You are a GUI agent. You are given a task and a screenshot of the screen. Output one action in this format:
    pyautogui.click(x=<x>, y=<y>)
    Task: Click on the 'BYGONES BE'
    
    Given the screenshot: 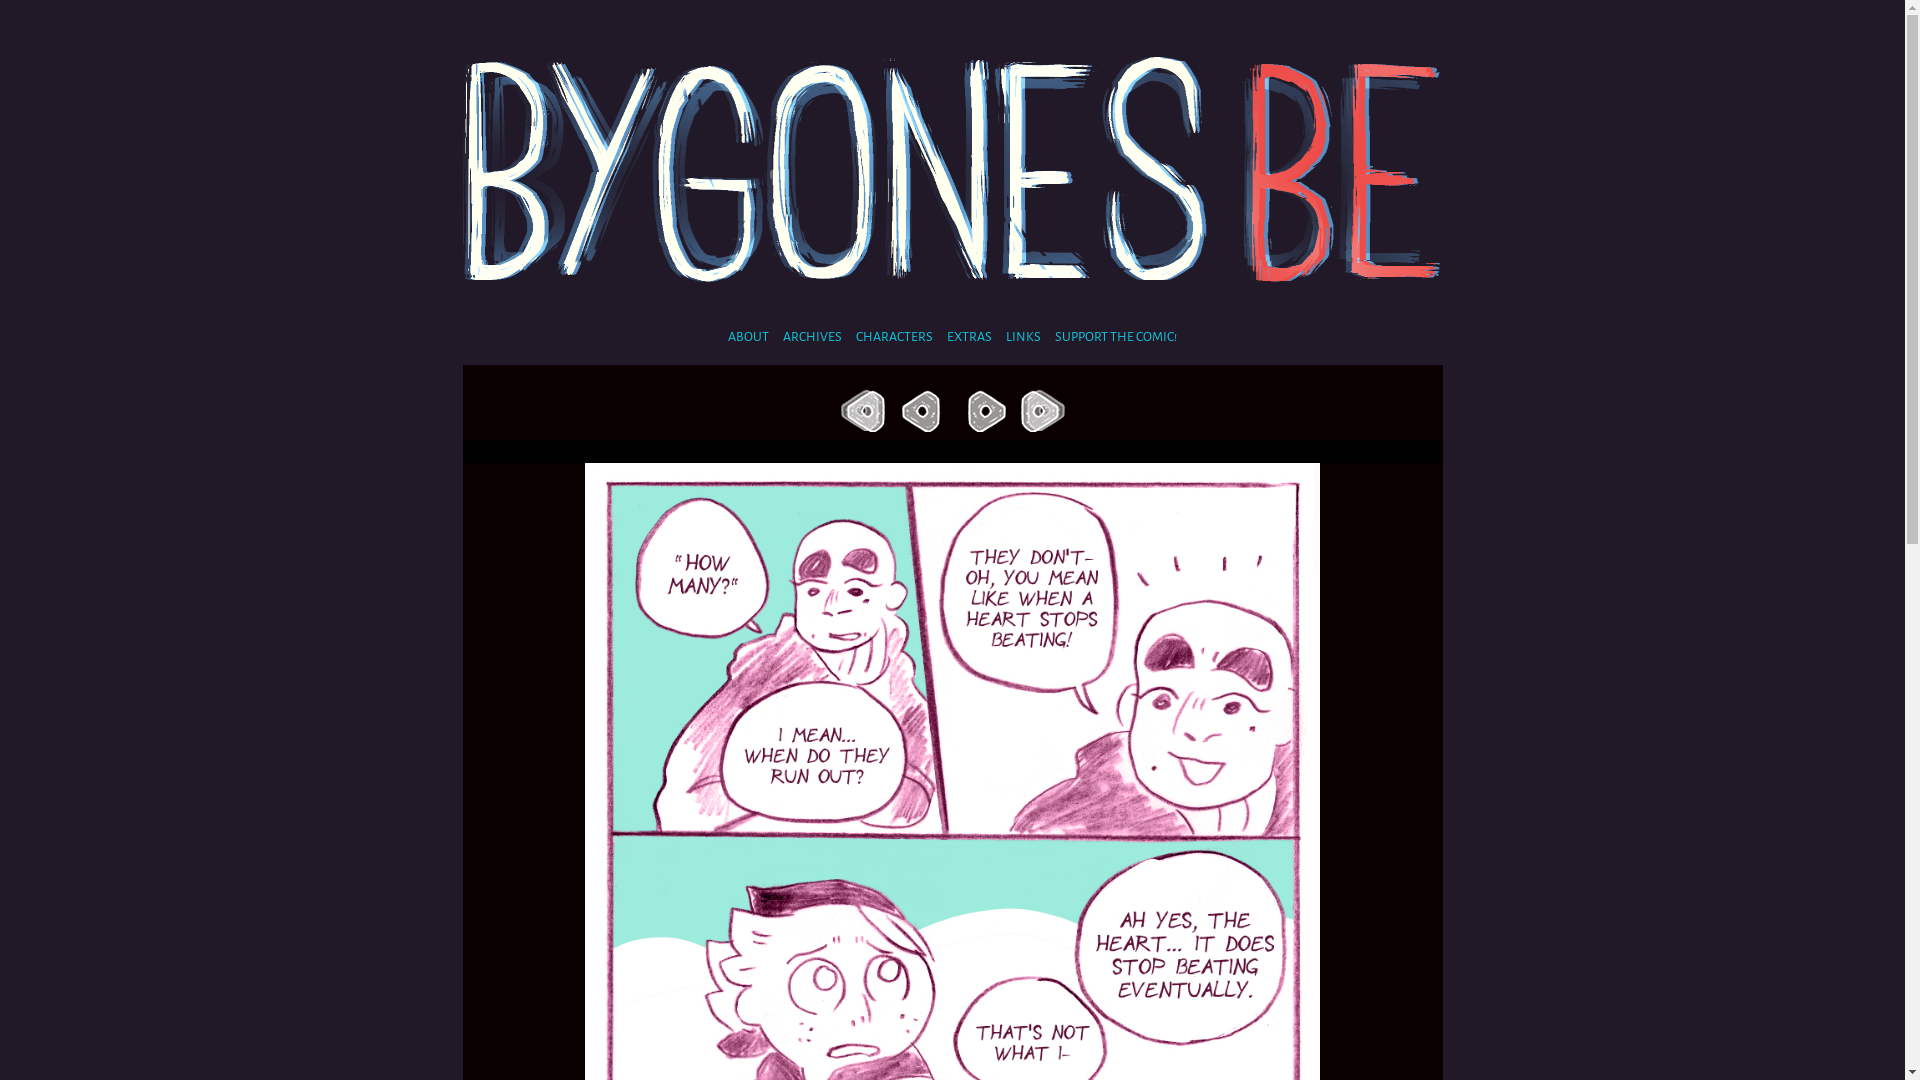 What is the action you would take?
    pyautogui.click(x=951, y=158)
    